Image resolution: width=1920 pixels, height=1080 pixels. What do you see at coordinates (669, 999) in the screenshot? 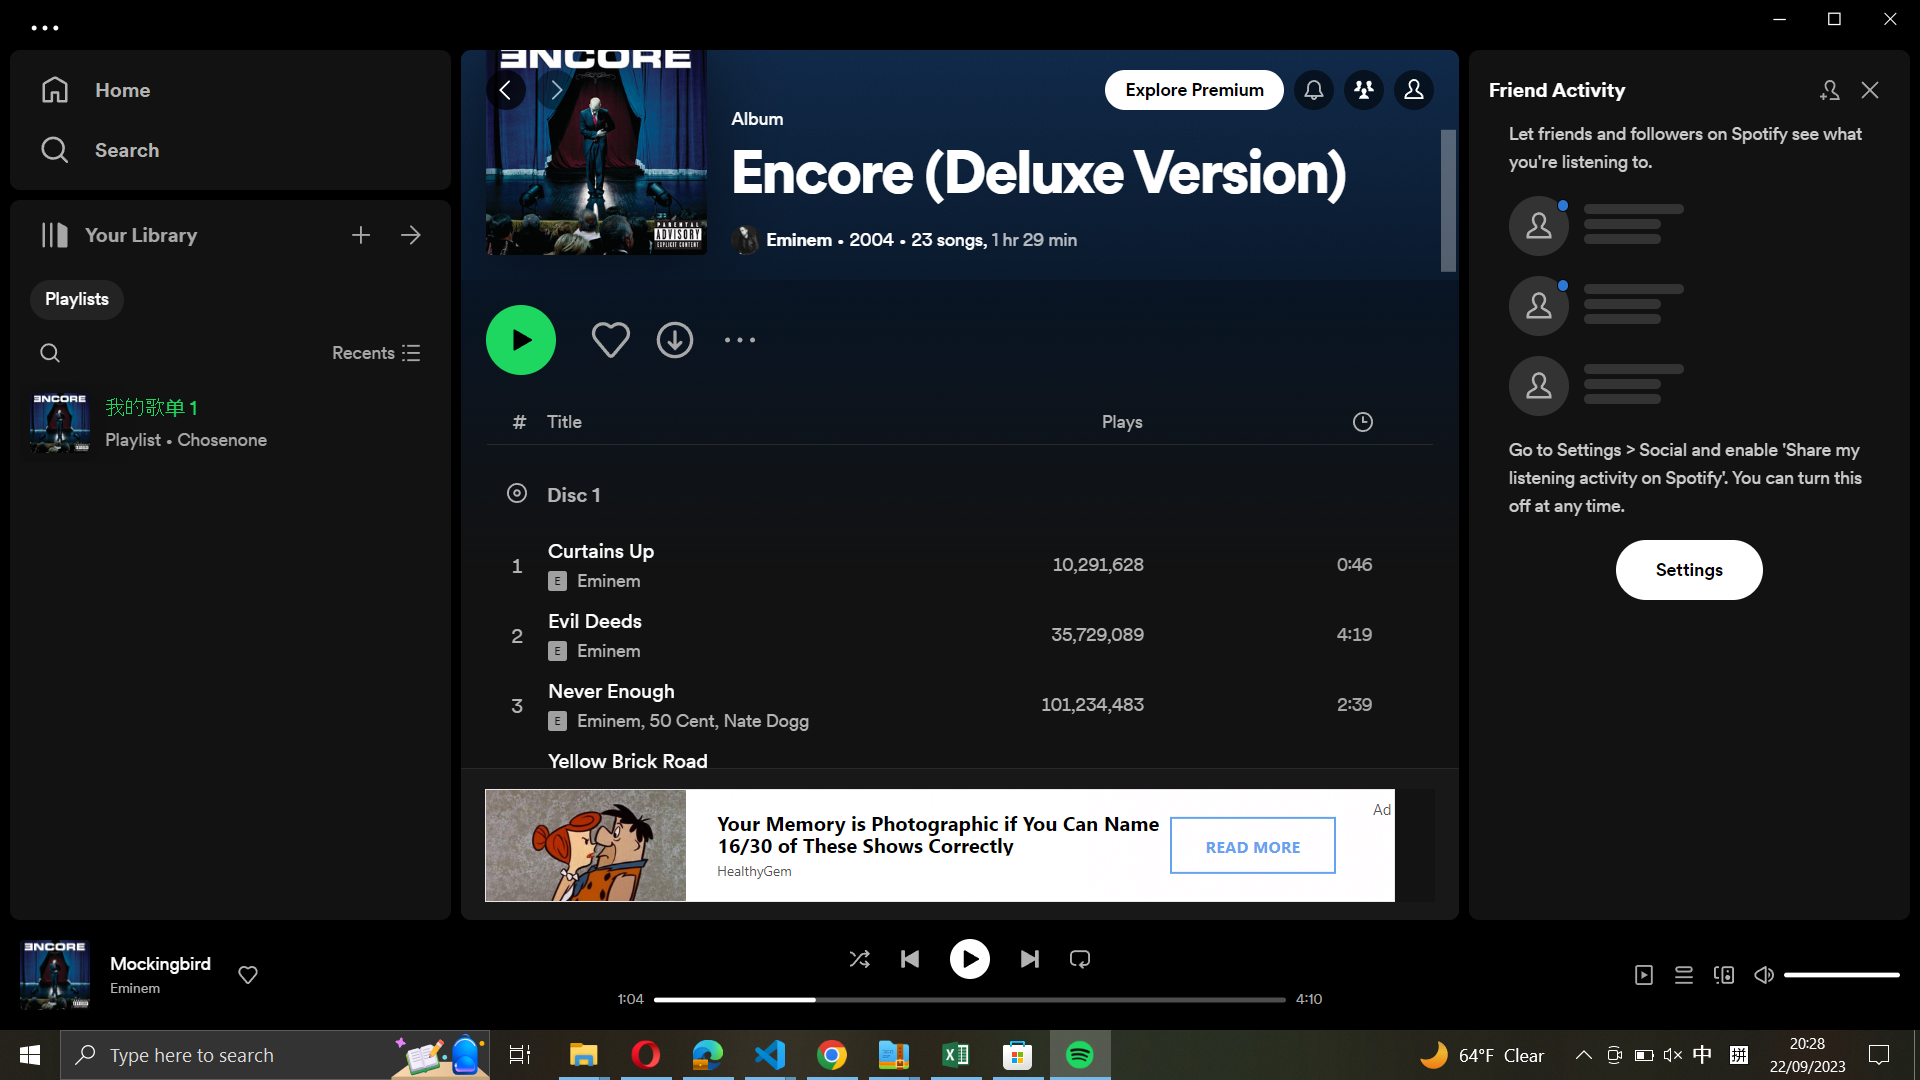
I see `Go to the beginning of the current song` at bounding box center [669, 999].